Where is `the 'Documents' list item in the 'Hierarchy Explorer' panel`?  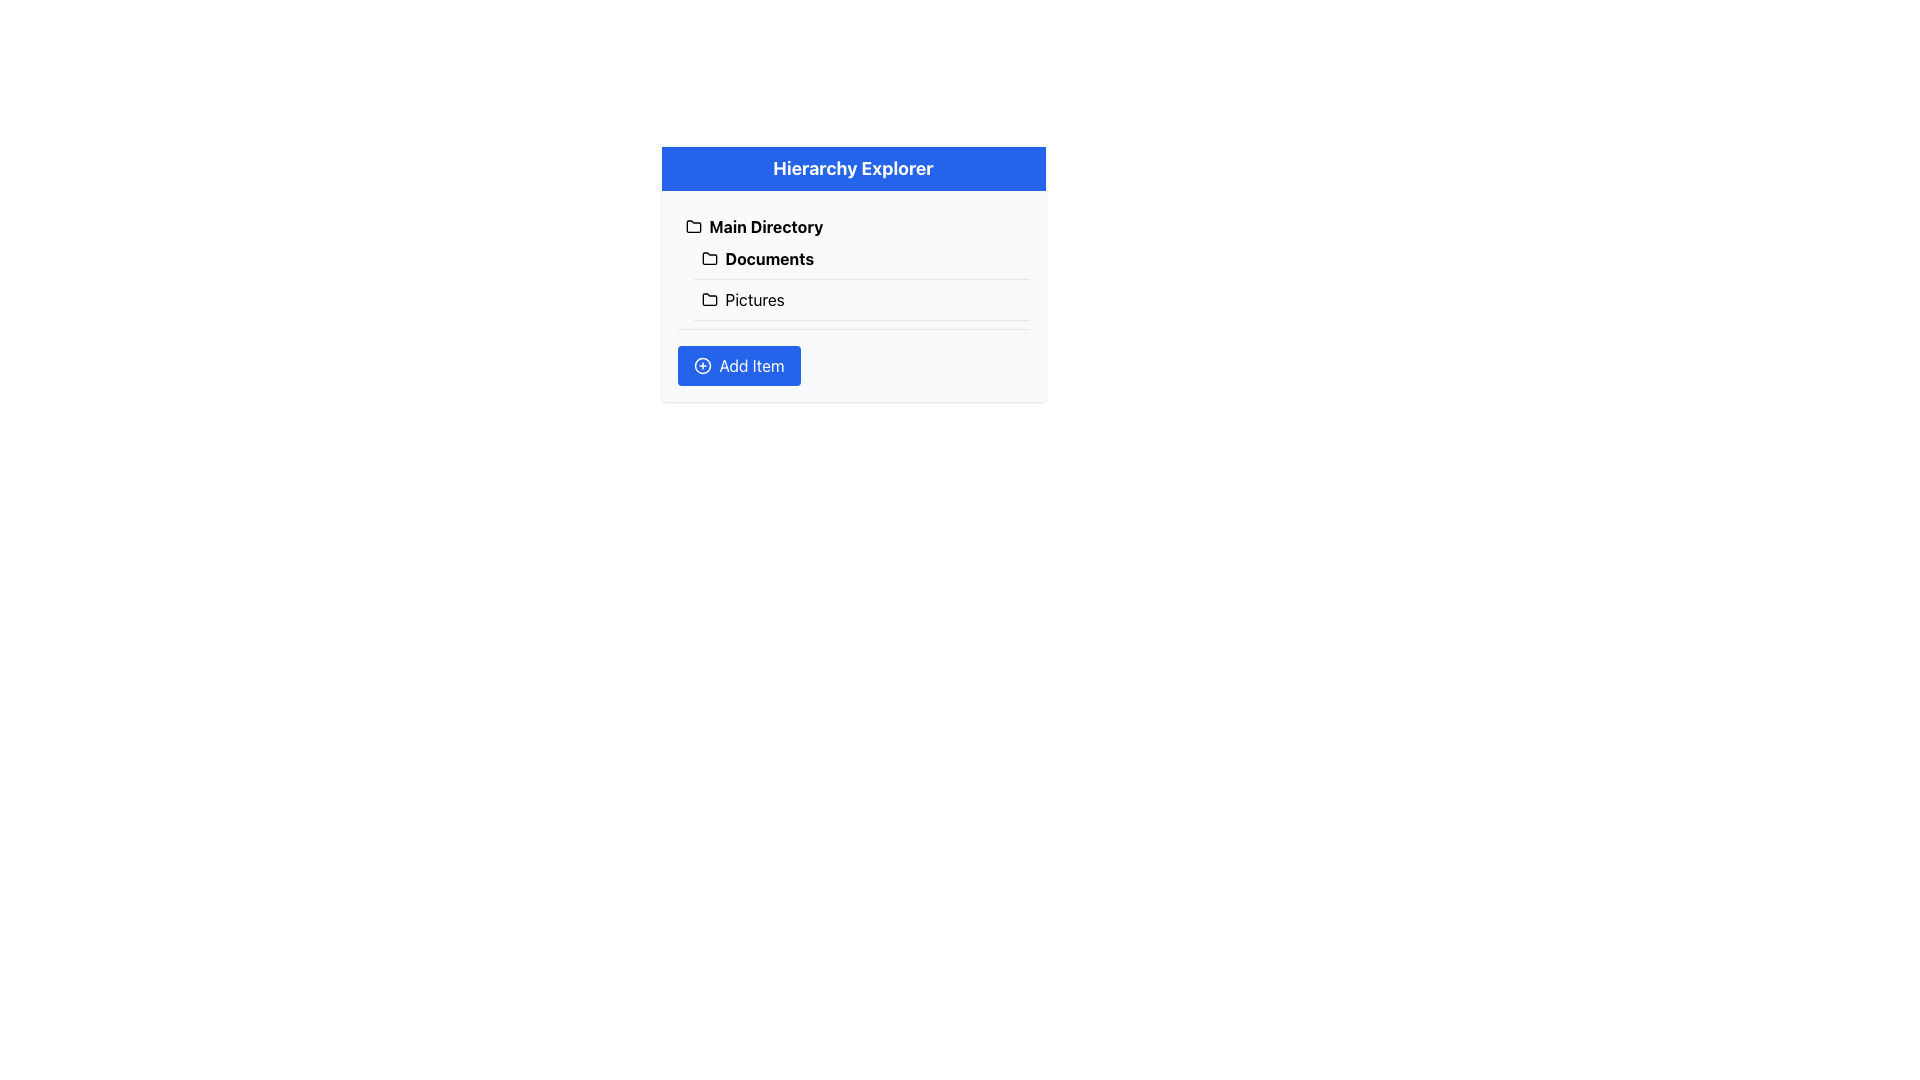
the 'Documents' list item in the 'Hierarchy Explorer' panel is located at coordinates (853, 280).